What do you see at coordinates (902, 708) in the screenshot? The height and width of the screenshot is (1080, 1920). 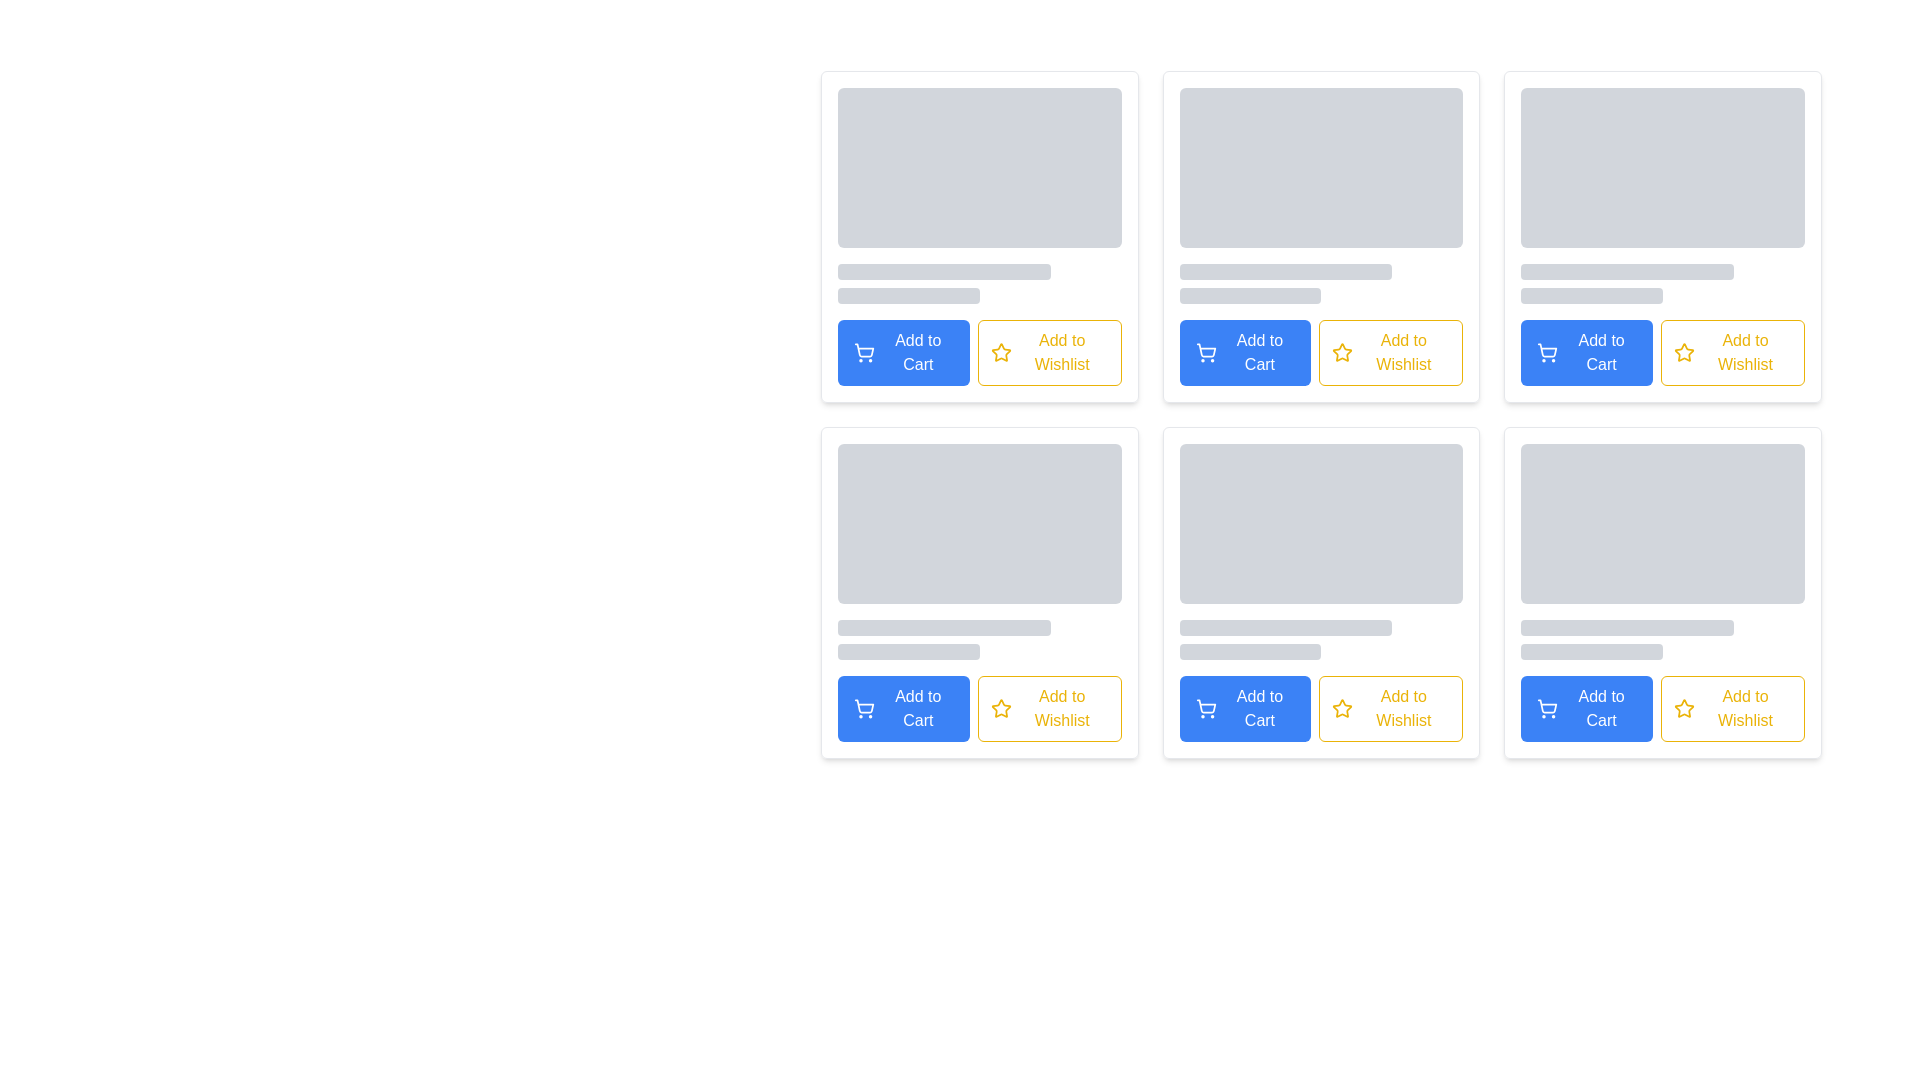 I see `the 'Add` at bounding box center [902, 708].